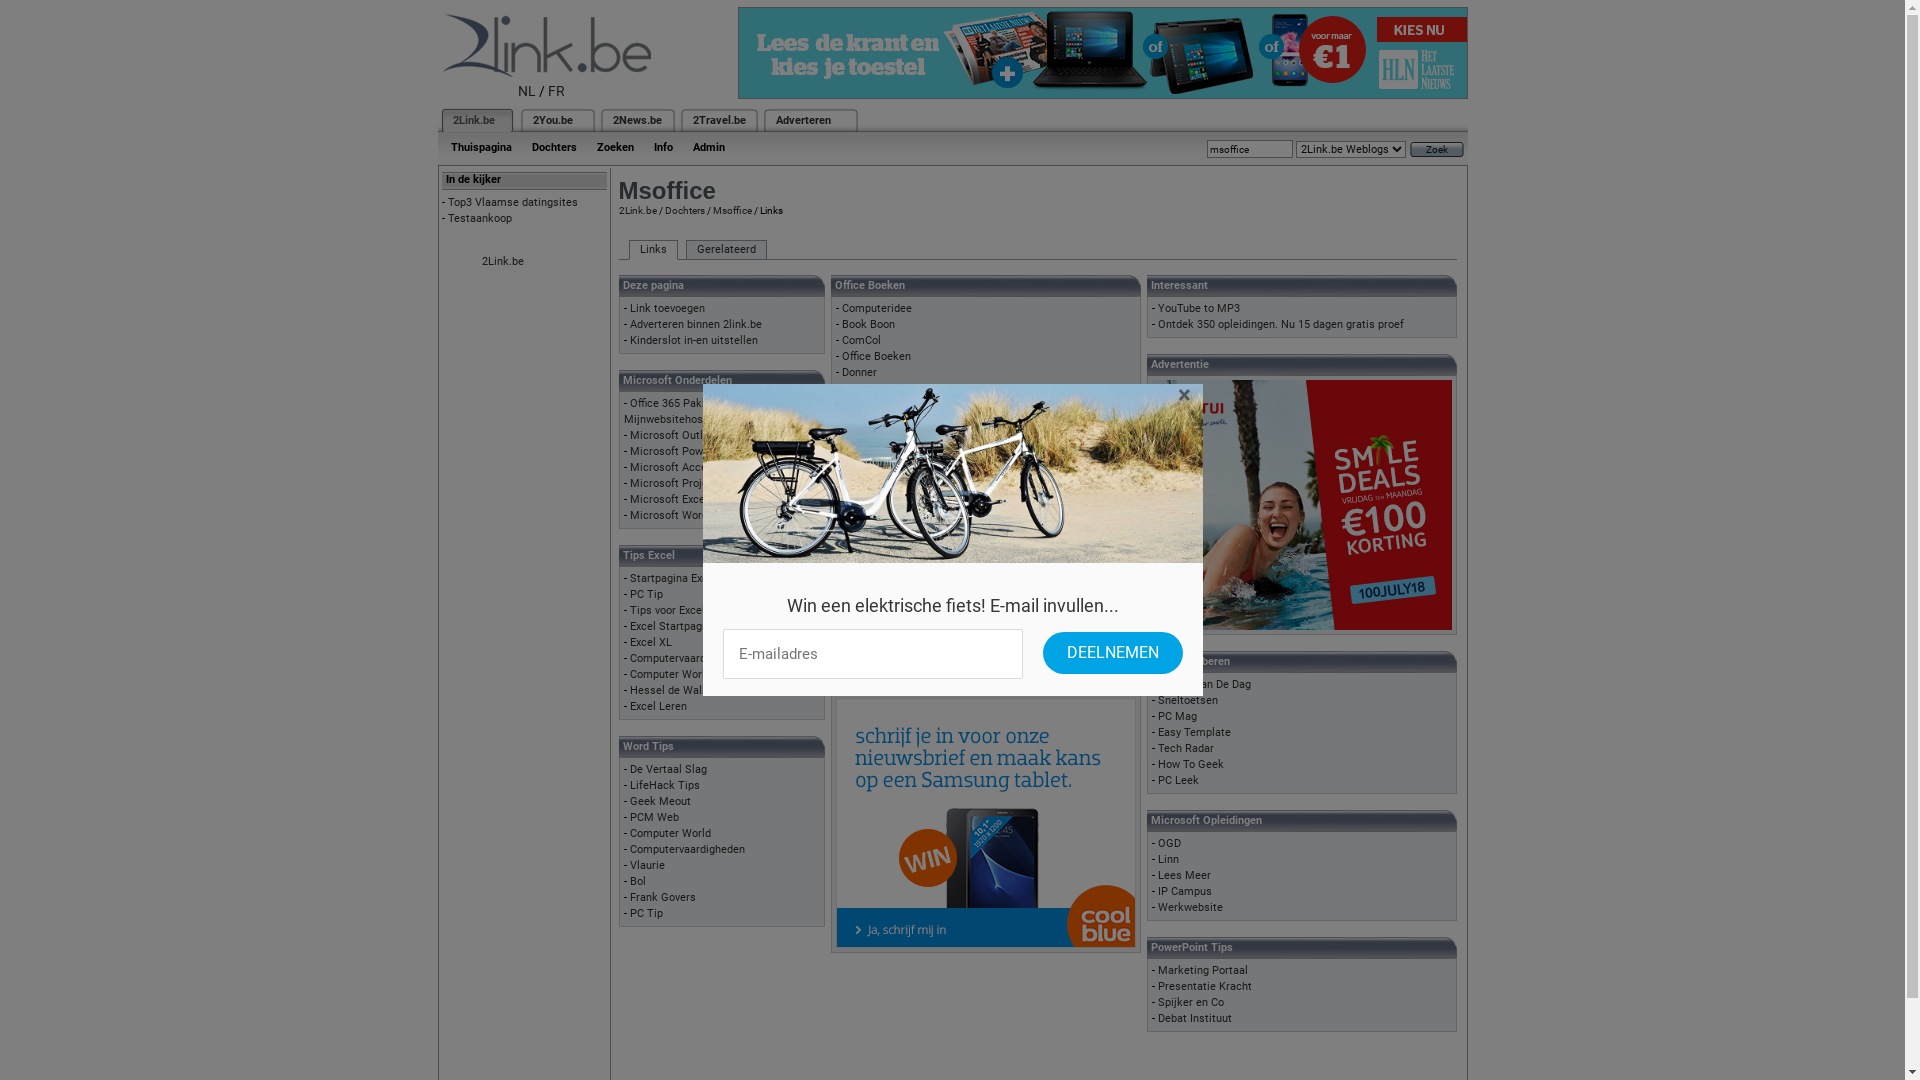 The height and width of the screenshot is (1080, 1920). What do you see at coordinates (635, 120) in the screenshot?
I see `'2News.be'` at bounding box center [635, 120].